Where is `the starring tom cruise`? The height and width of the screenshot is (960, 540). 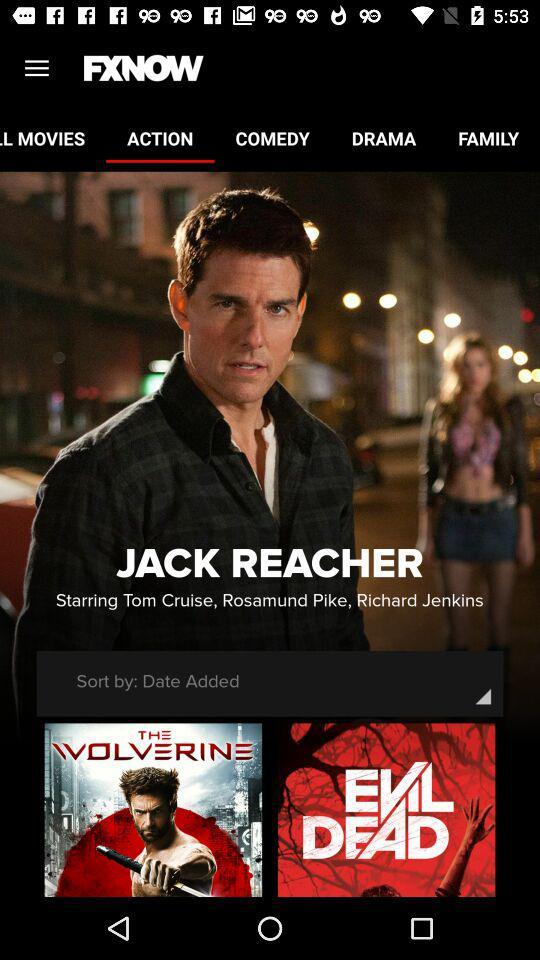
the starring tom cruise is located at coordinates (269, 600).